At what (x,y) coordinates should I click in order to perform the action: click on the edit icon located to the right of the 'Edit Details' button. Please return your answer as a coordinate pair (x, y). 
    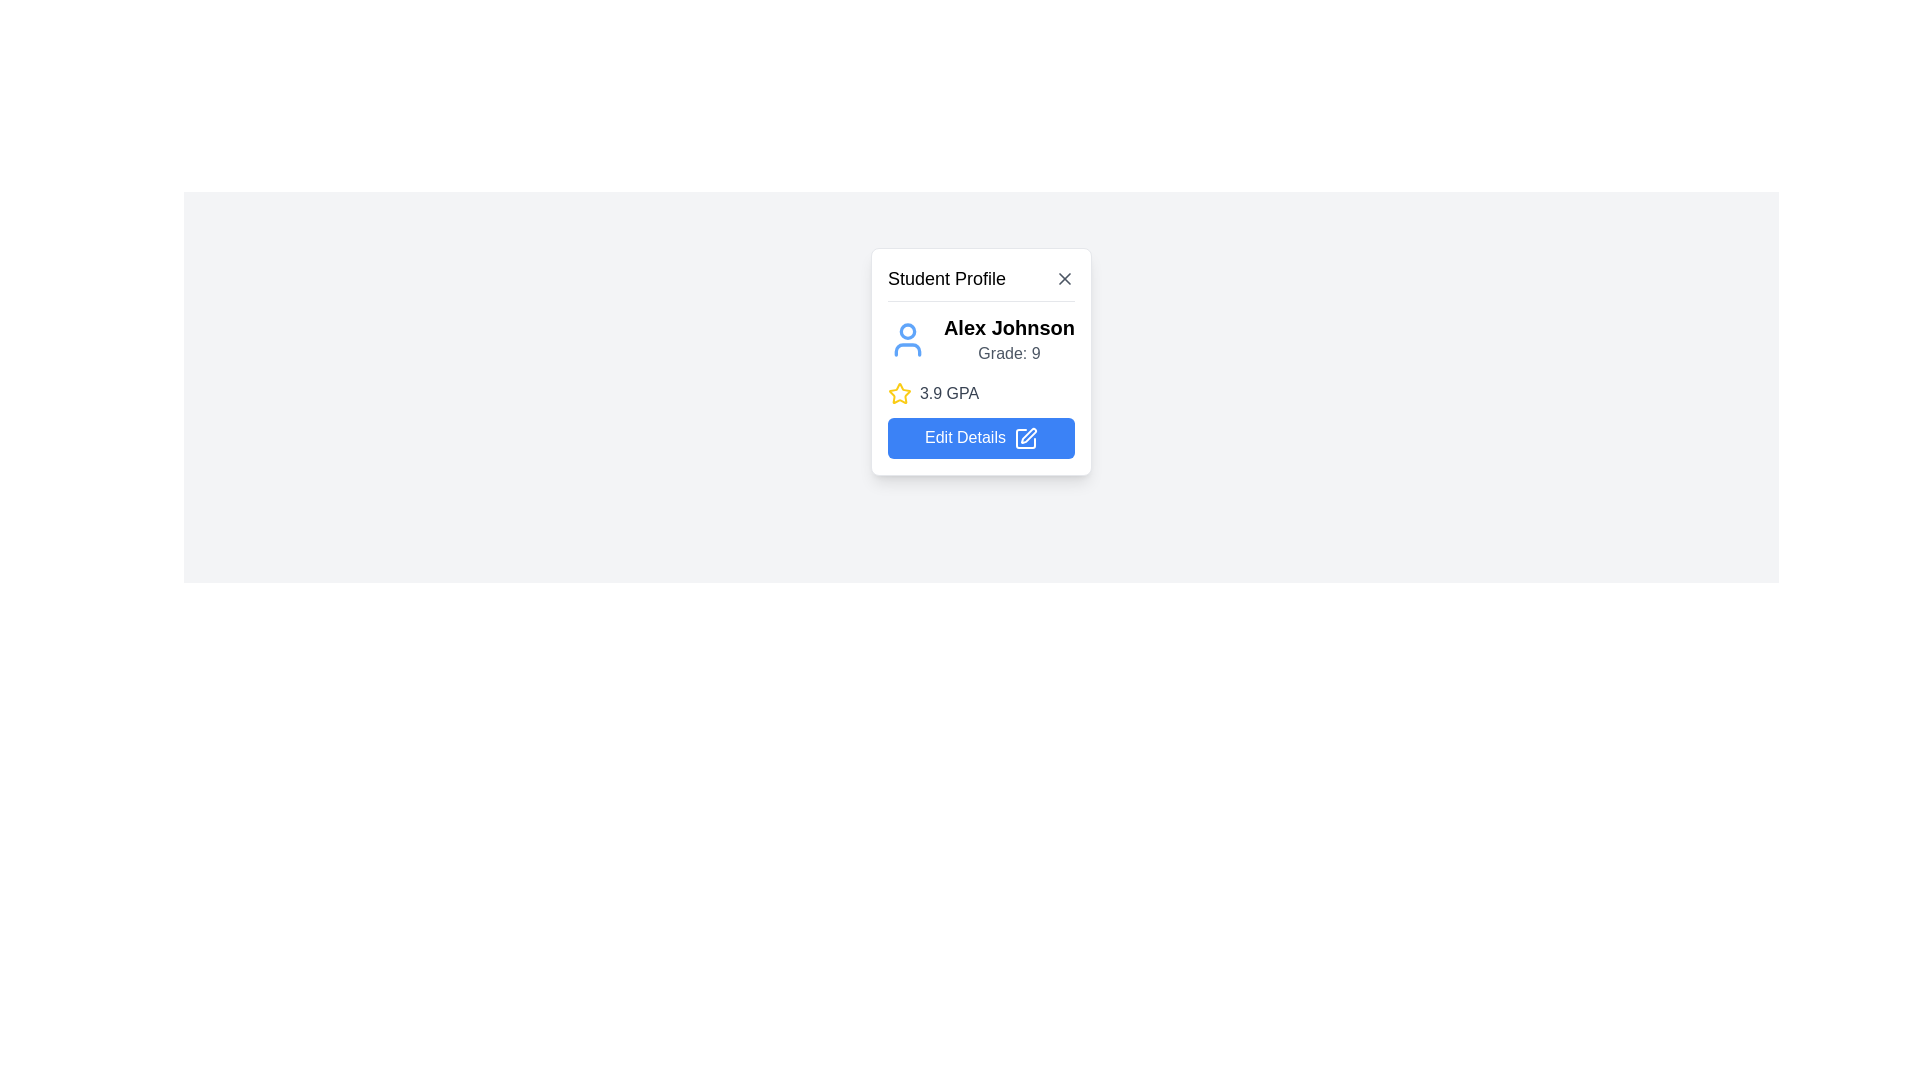
    Looking at the image, I should click on (1025, 437).